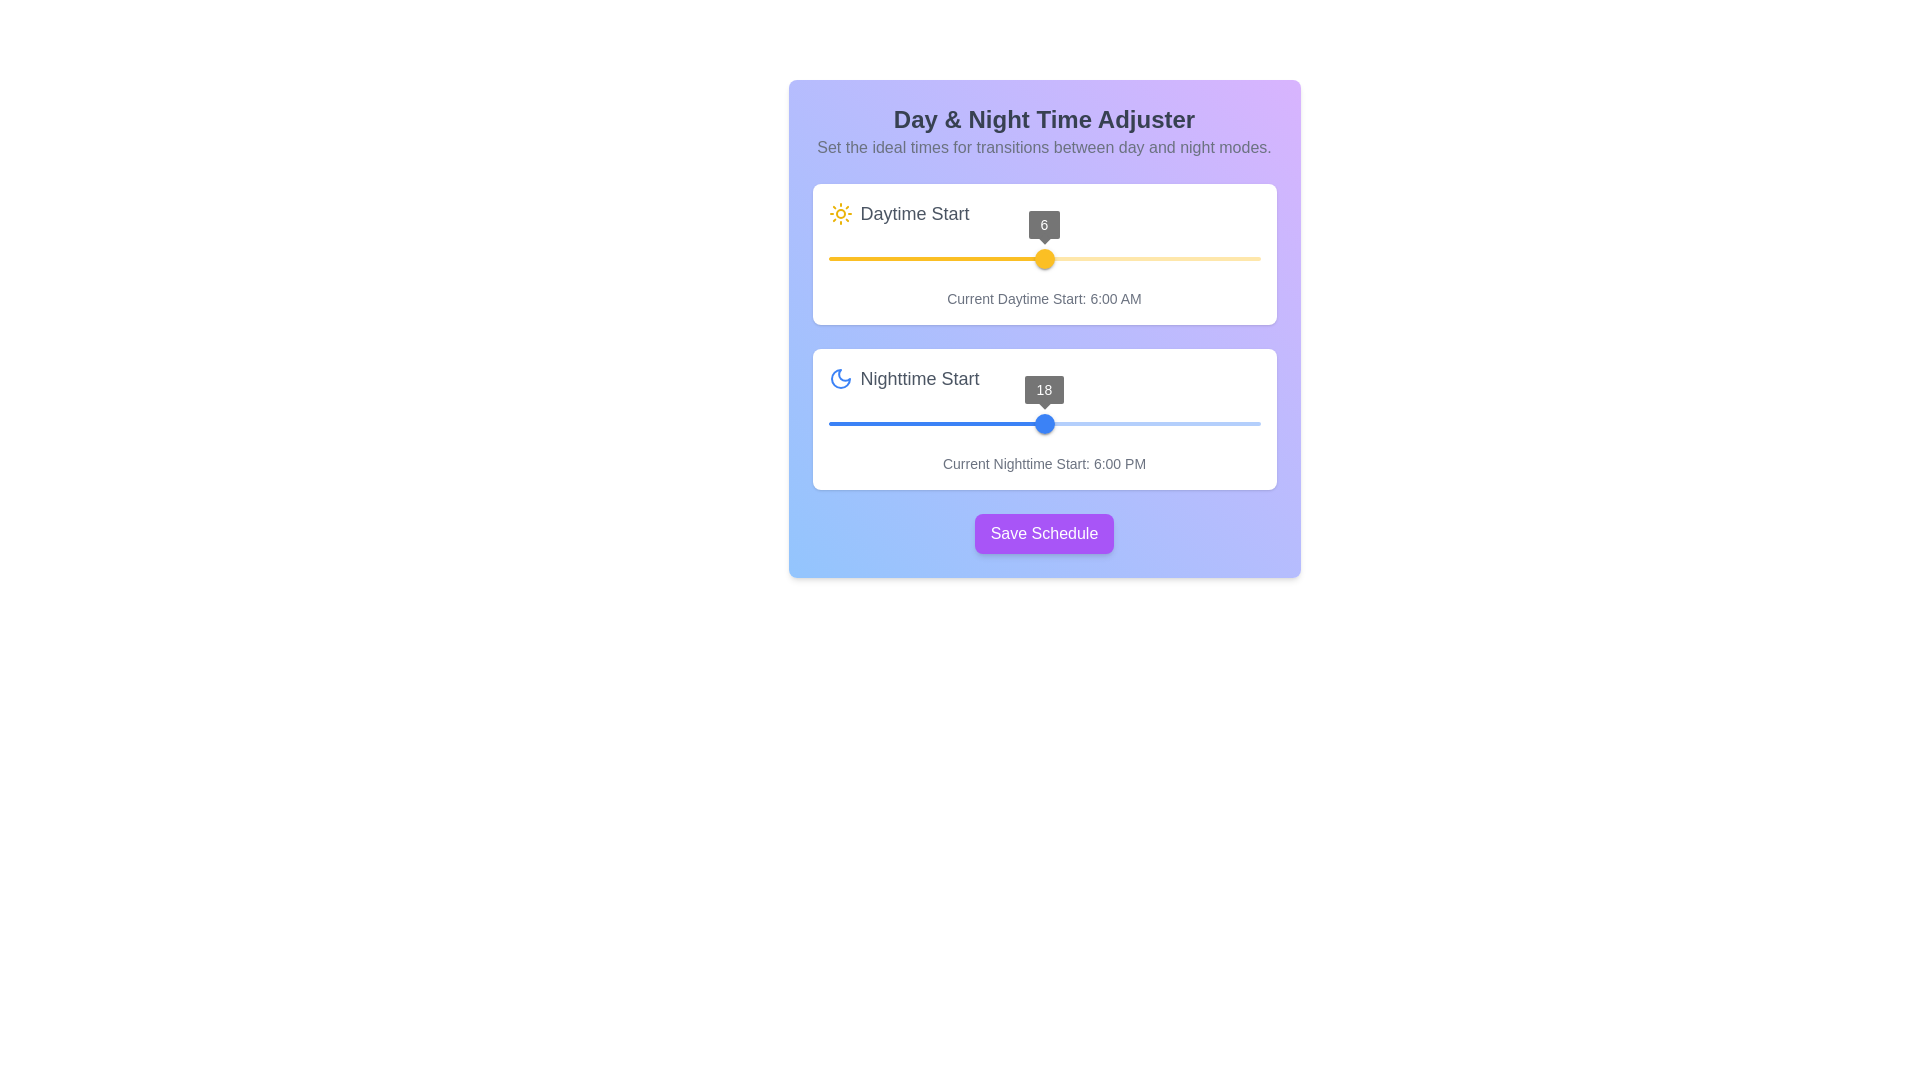 The height and width of the screenshot is (1080, 1920). Describe the element at coordinates (840, 378) in the screenshot. I see `the SVG graphic element representing the moon, which is located to the left of the 'Nighttime Start' label in the interface` at that location.